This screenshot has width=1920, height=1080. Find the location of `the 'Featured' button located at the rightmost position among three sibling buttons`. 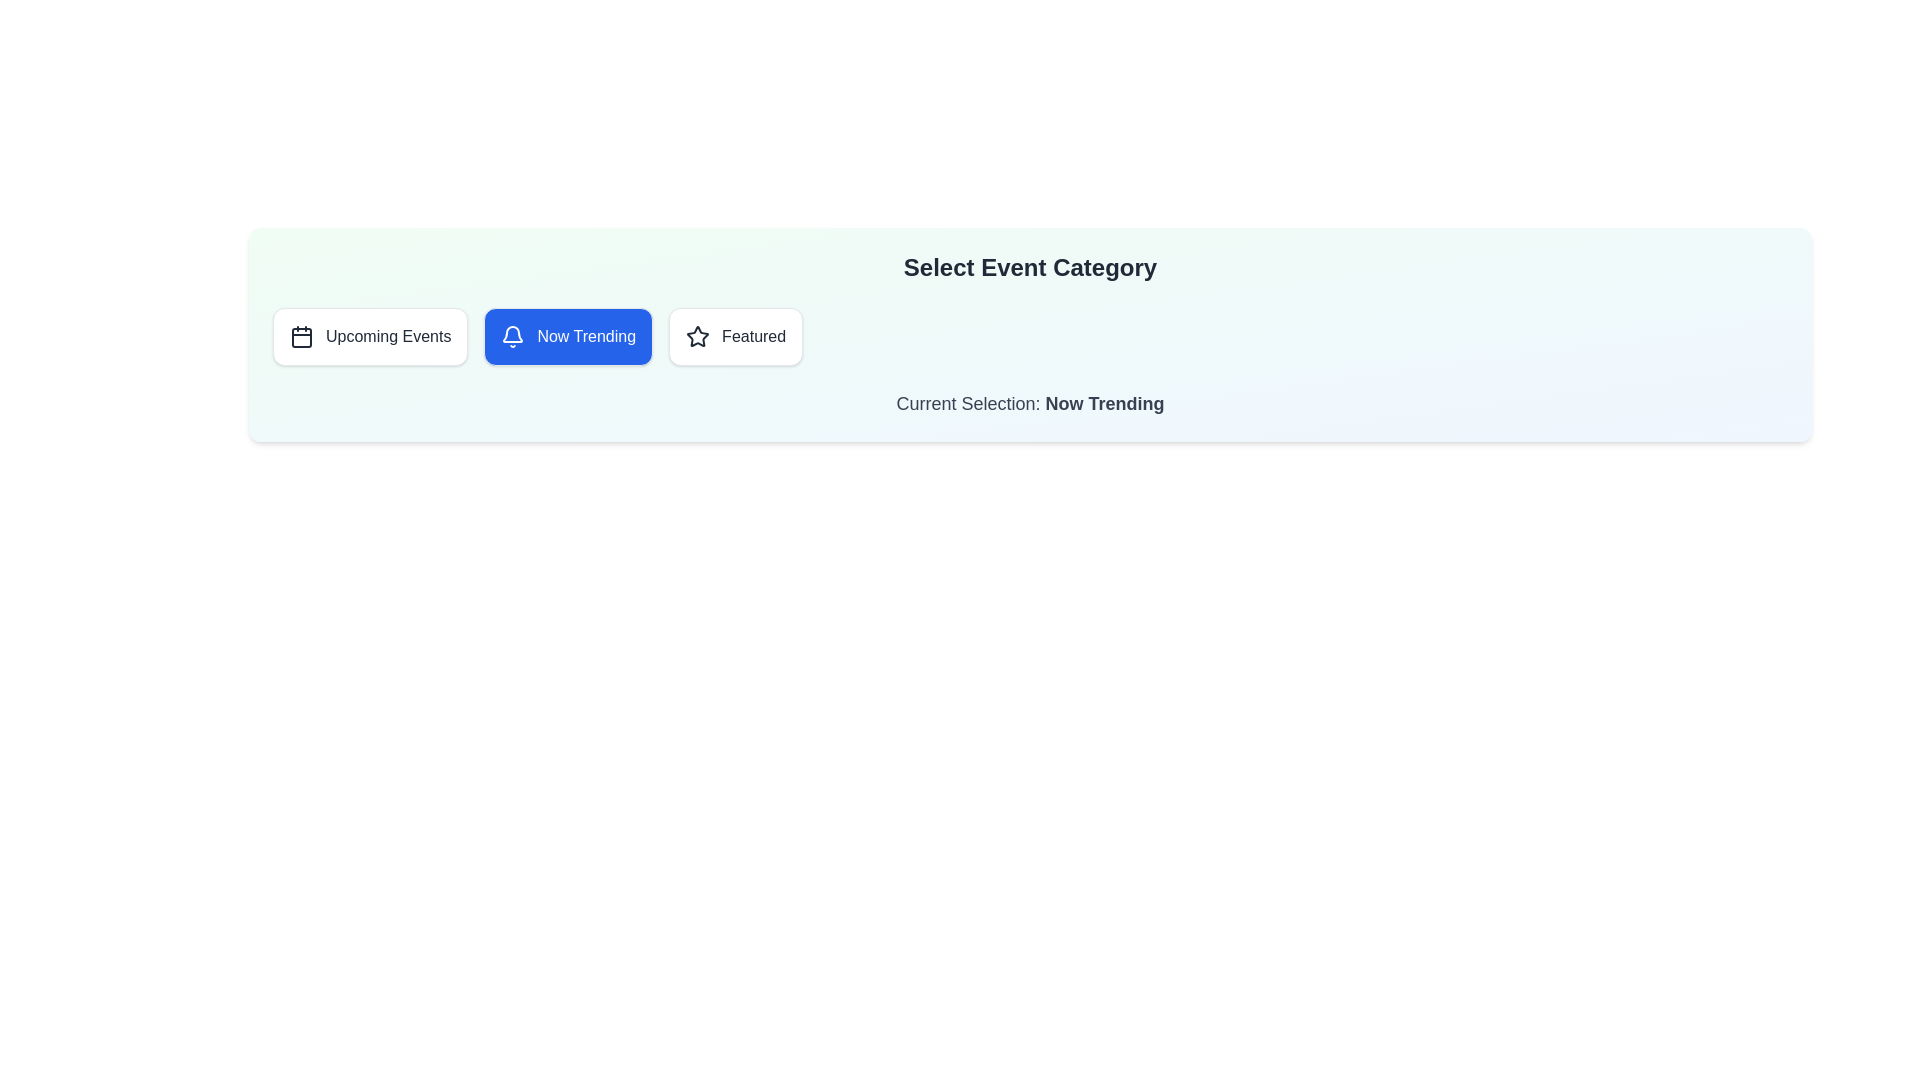

the 'Featured' button located at the rightmost position among three sibling buttons is located at coordinates (734, 335).